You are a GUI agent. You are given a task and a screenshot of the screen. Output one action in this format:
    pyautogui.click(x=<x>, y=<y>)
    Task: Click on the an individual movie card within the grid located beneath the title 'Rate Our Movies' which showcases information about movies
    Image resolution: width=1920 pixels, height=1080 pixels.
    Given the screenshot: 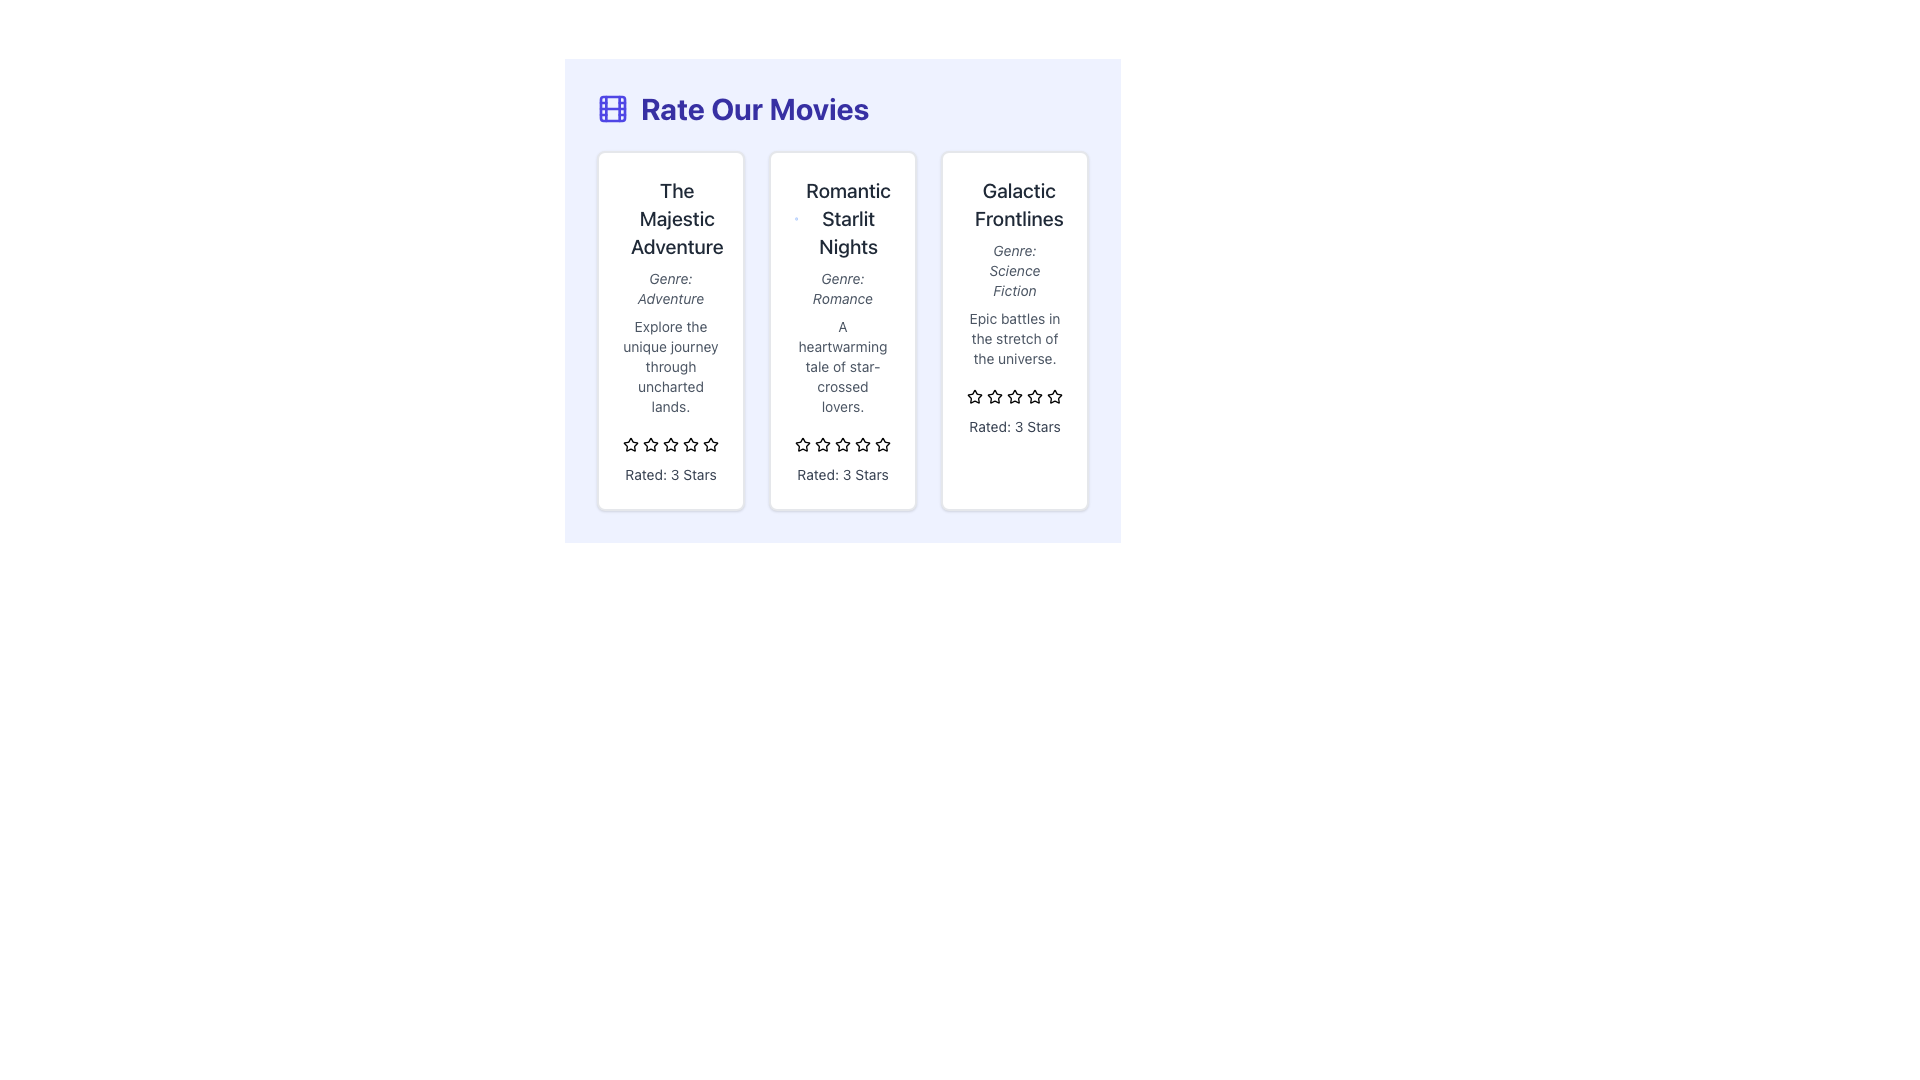 What is the action you would take?
    pyautogui.click(x=843, y=330)
    